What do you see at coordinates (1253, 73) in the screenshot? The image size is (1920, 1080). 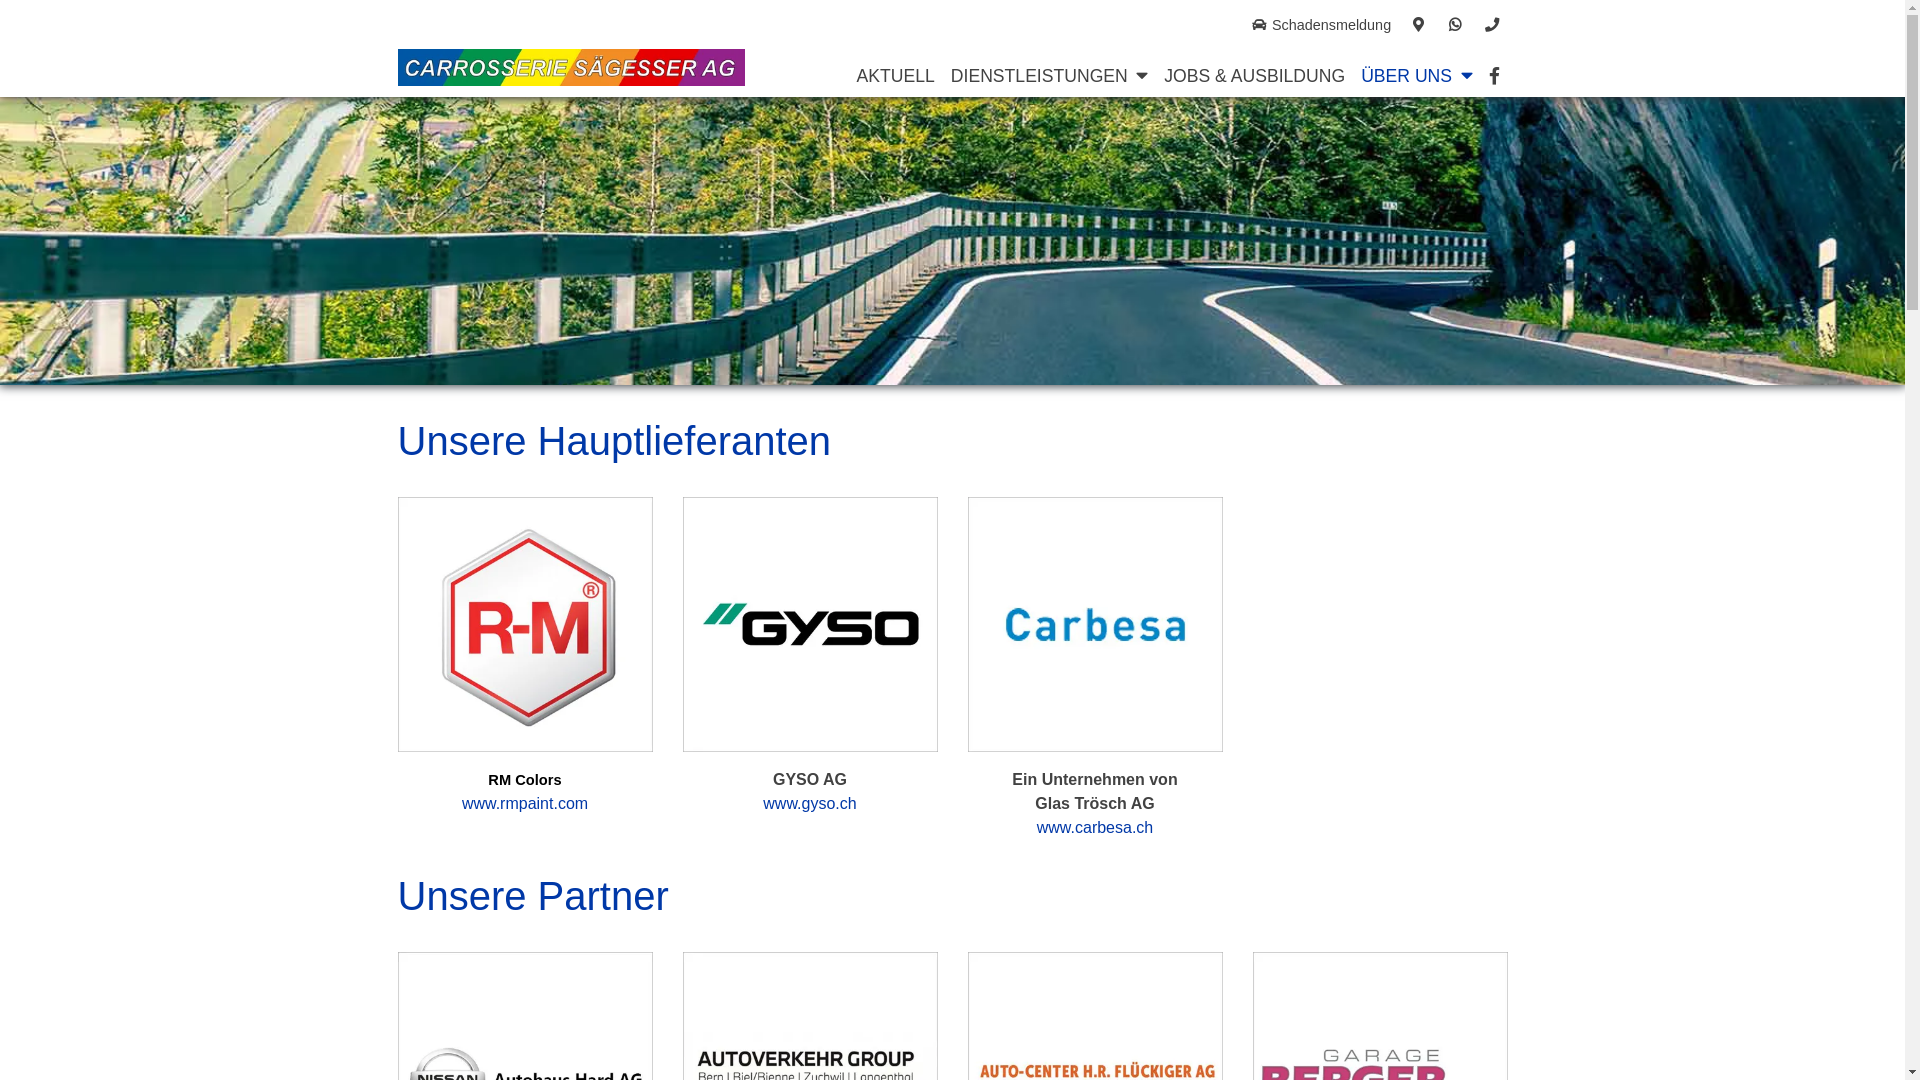 I see `'JOBS & AUSBILDUNG'` at bounding box center [1253, 73].